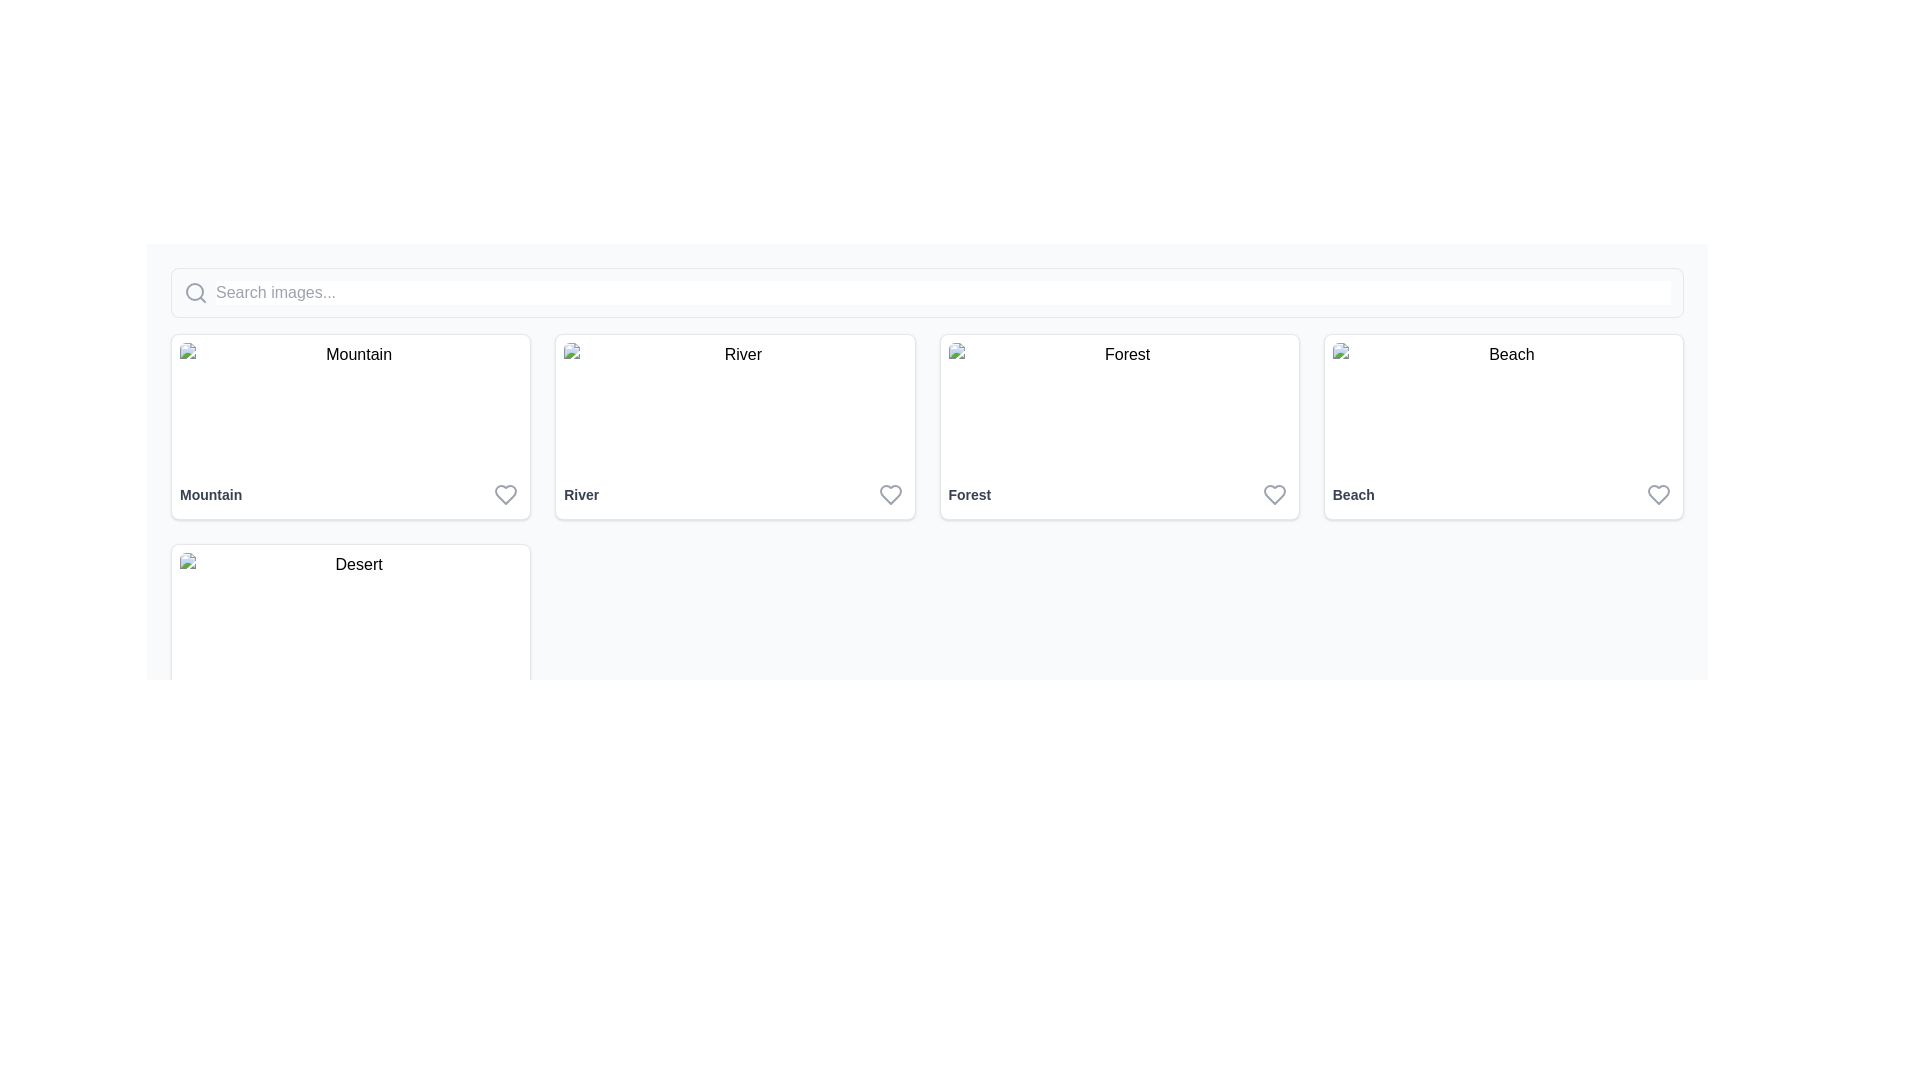  What do you see at coordinates (506, 494) in the screenshot?
I see `the heart icon in the bottom-right corner of the 'Mountain' card to mark it as a favorite` at bounding box center [506, 494].